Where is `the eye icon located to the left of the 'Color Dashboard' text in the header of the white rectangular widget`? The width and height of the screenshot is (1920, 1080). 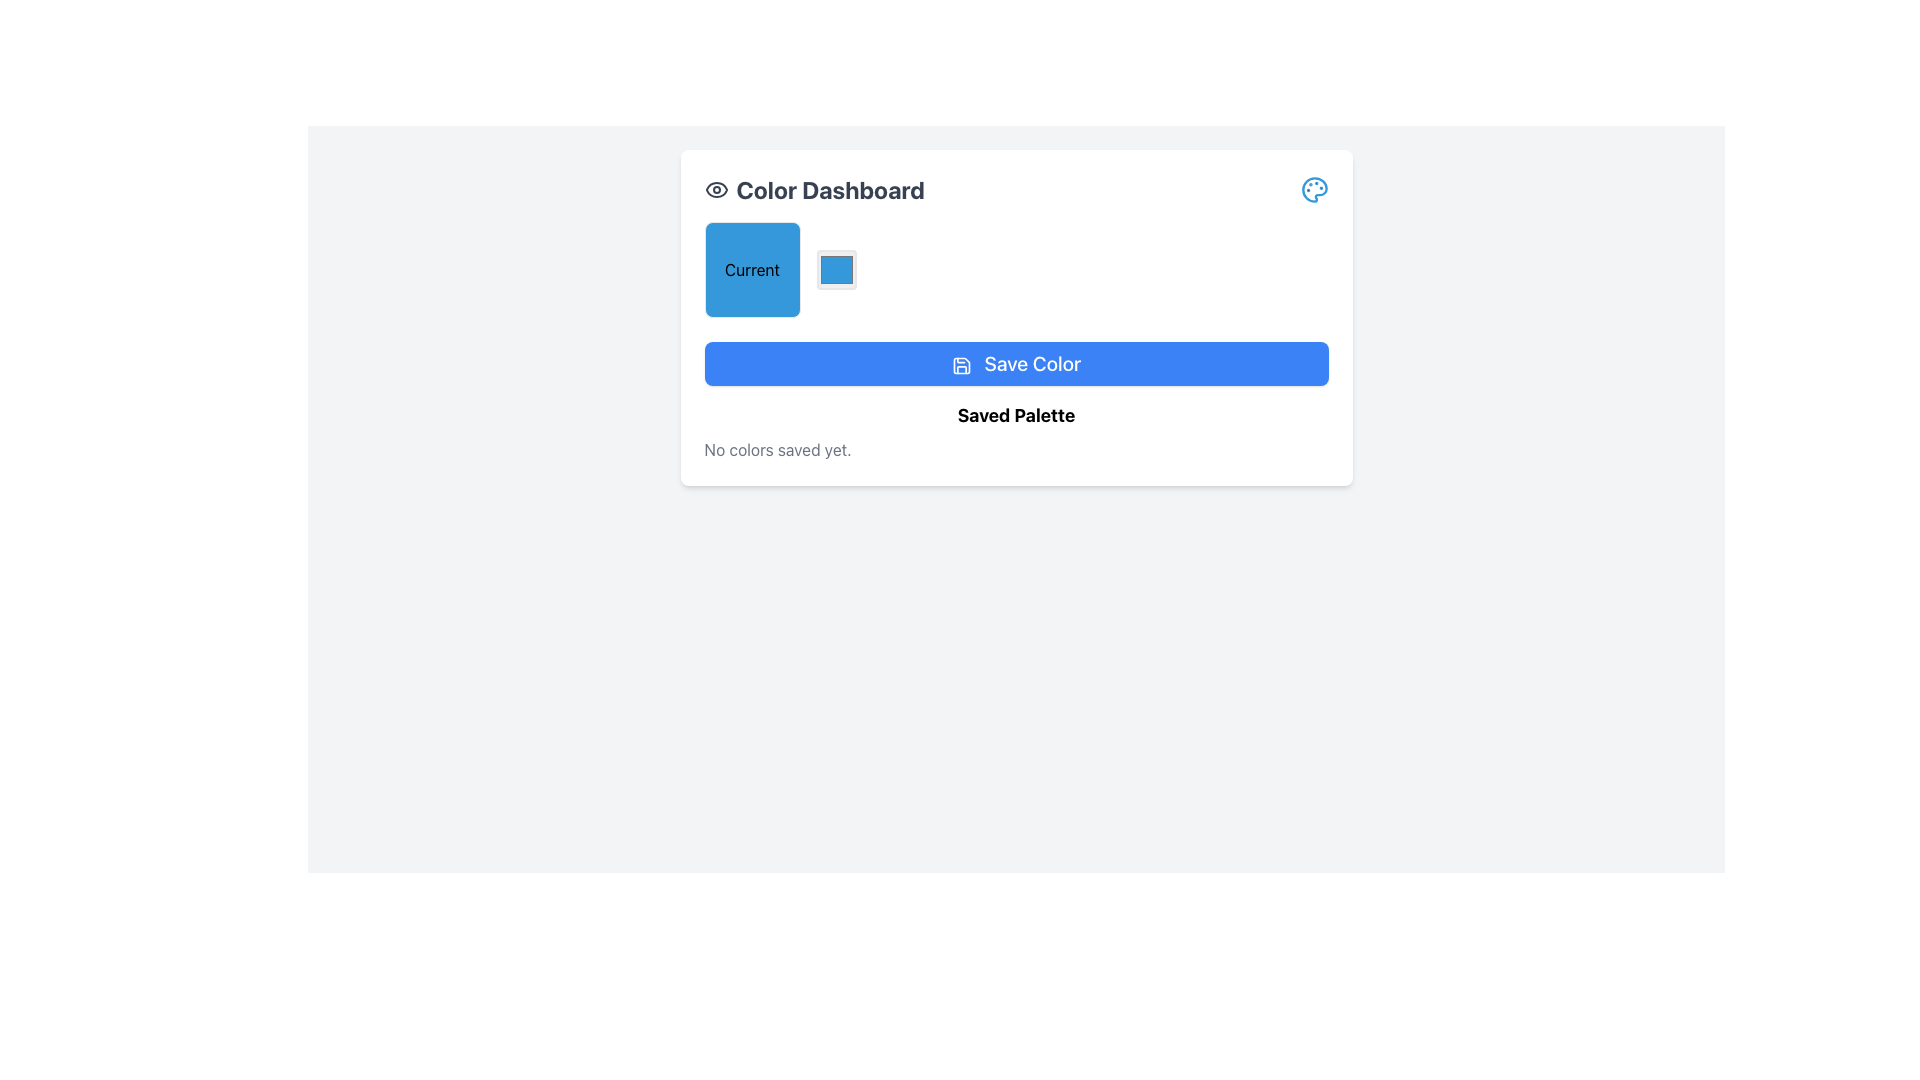
the eye icon located to the left of the 'Color Dashboard' text in the header of the white rectangular widget is located at coordinates (716, 189).